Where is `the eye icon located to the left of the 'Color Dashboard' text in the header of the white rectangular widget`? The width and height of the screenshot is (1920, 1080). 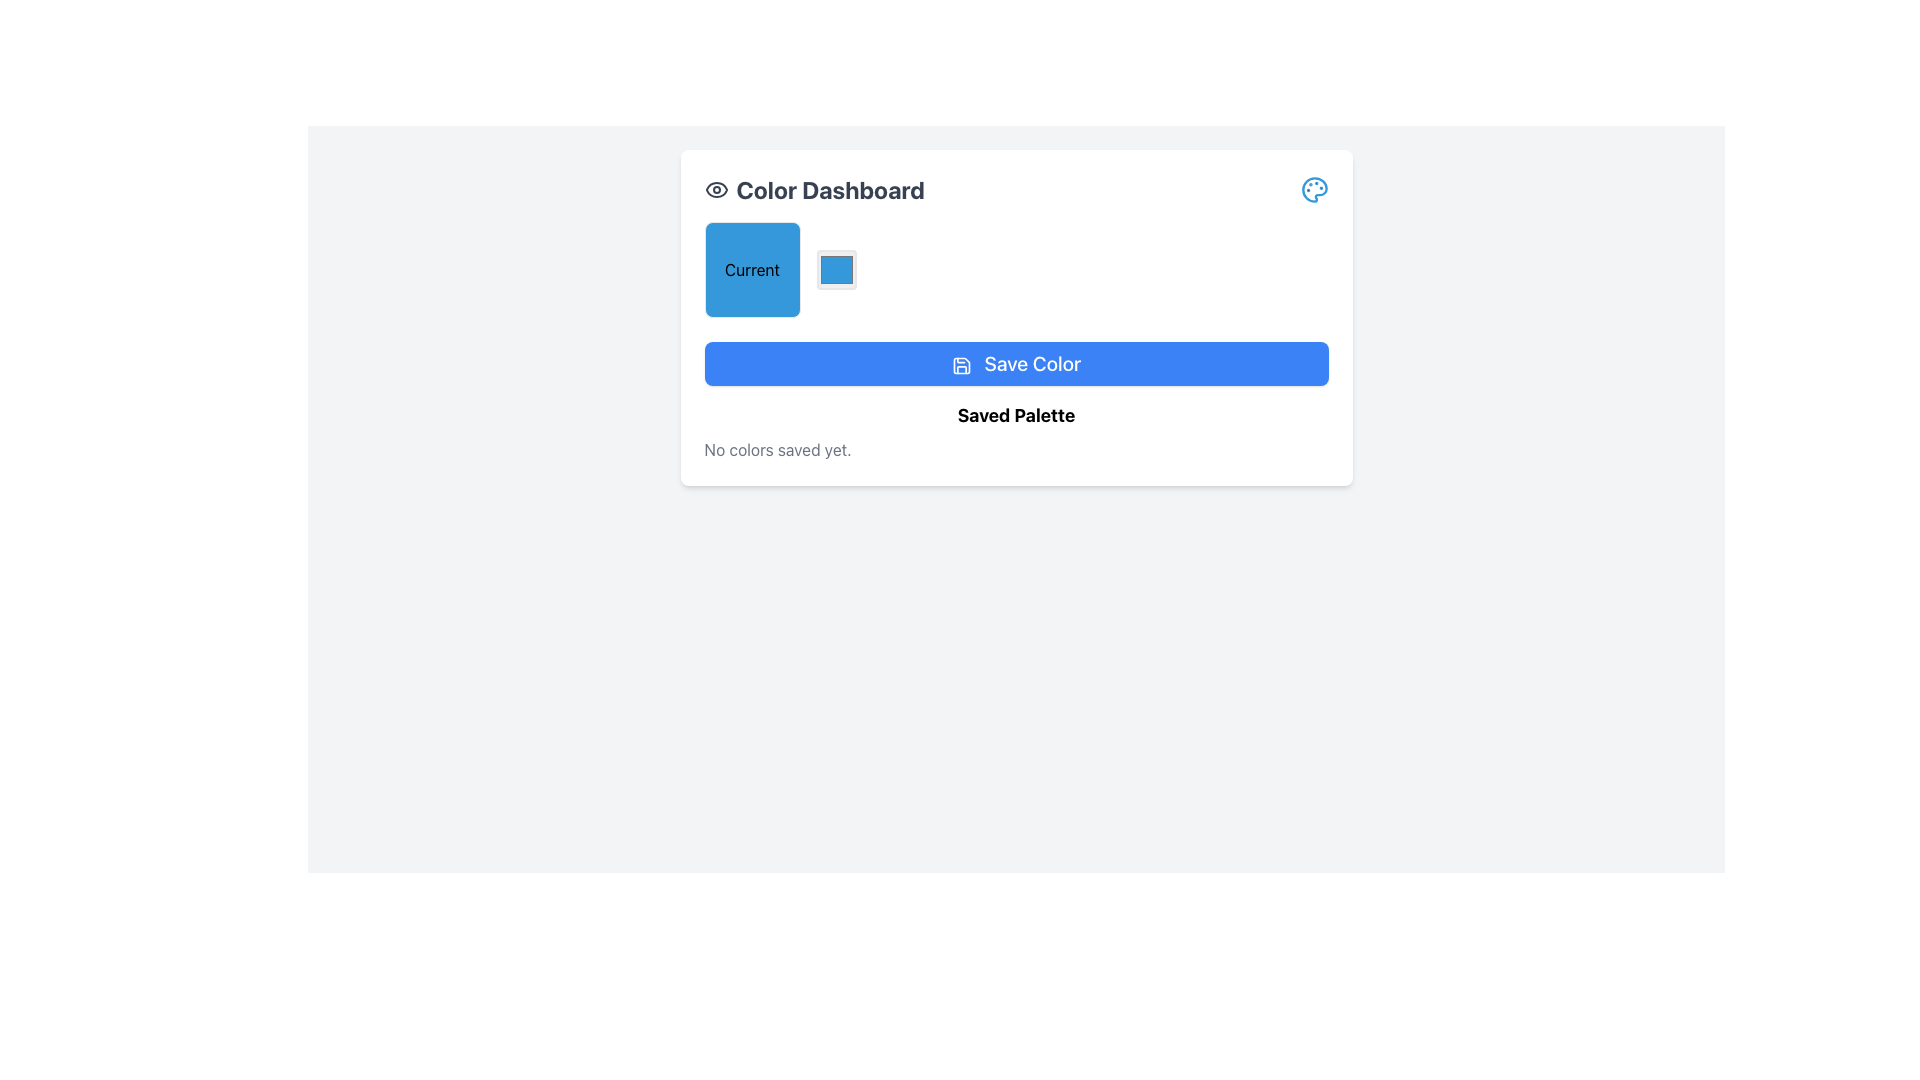
the eye icon located to the left of the 'Color Dashboard' text in the header of the white rectangular widget is located at coordinates (716, 189).